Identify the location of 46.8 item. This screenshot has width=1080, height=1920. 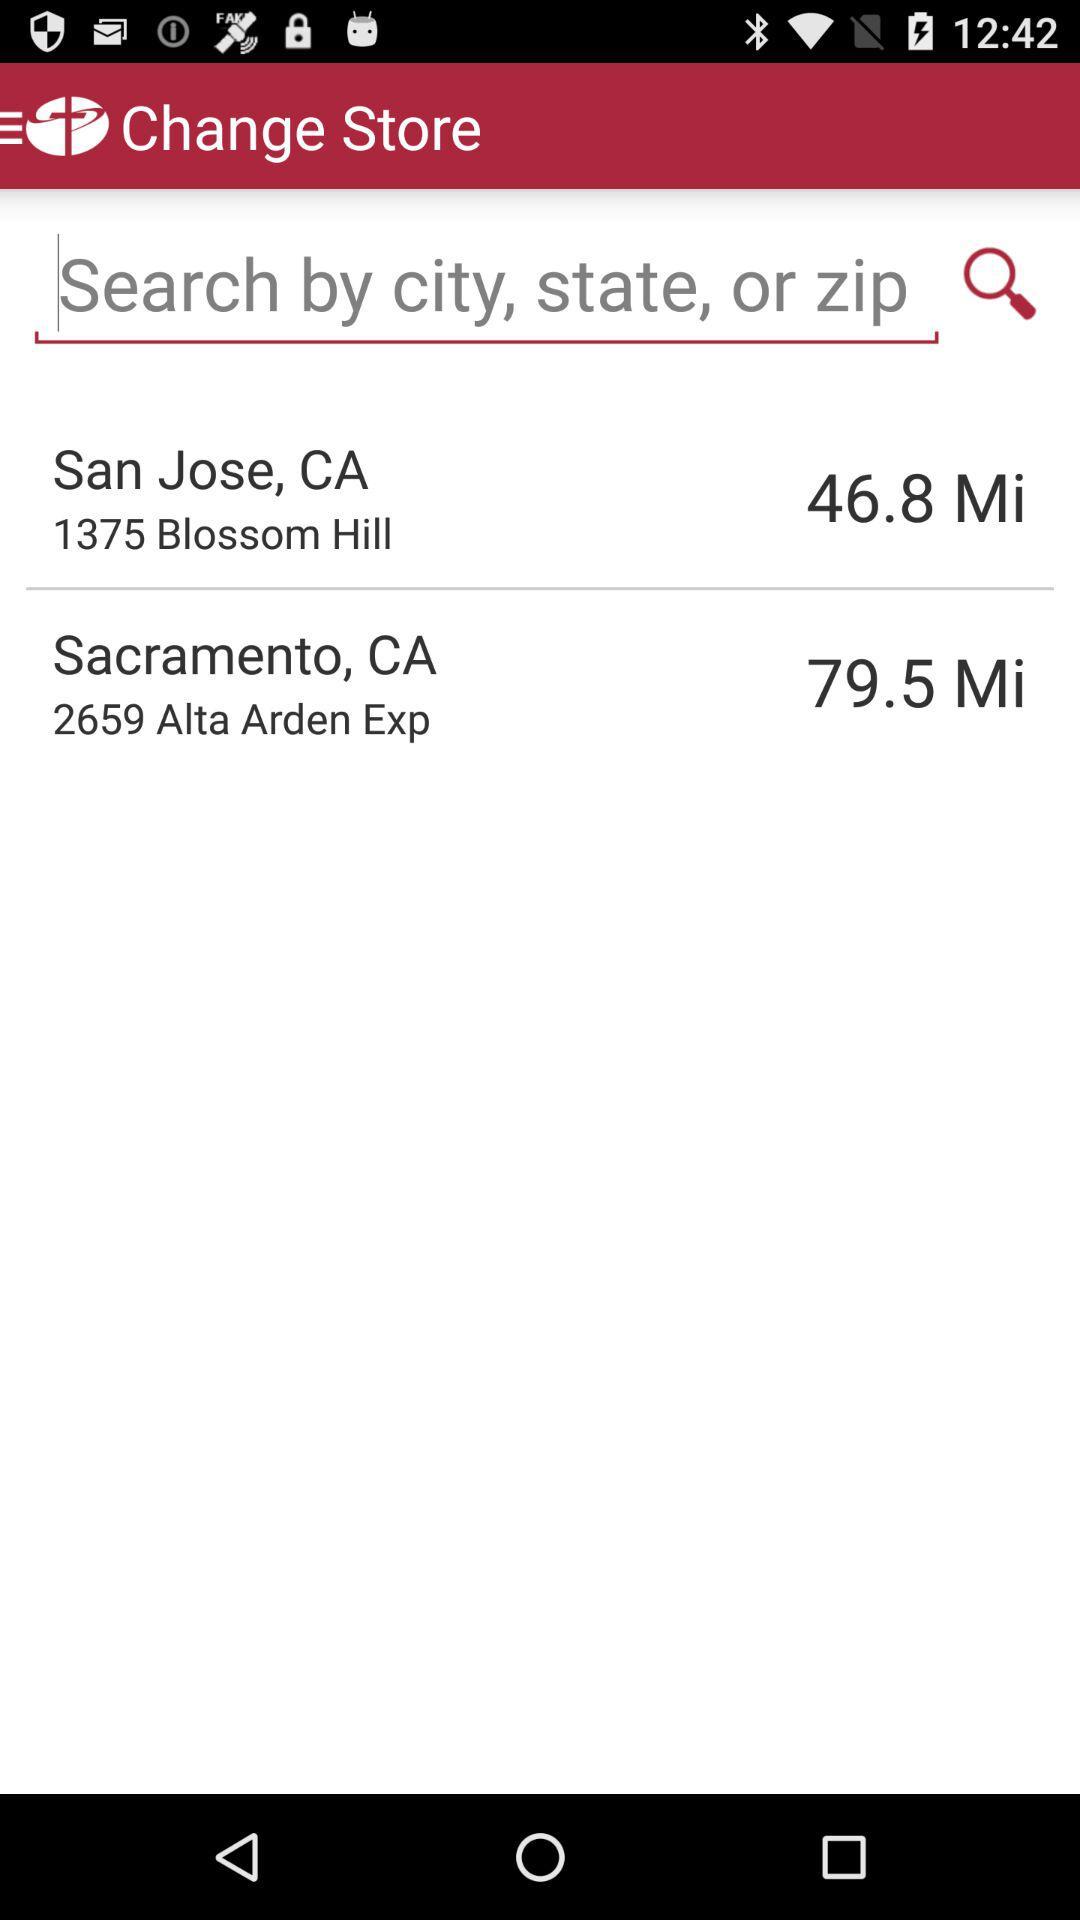
(815, 496).